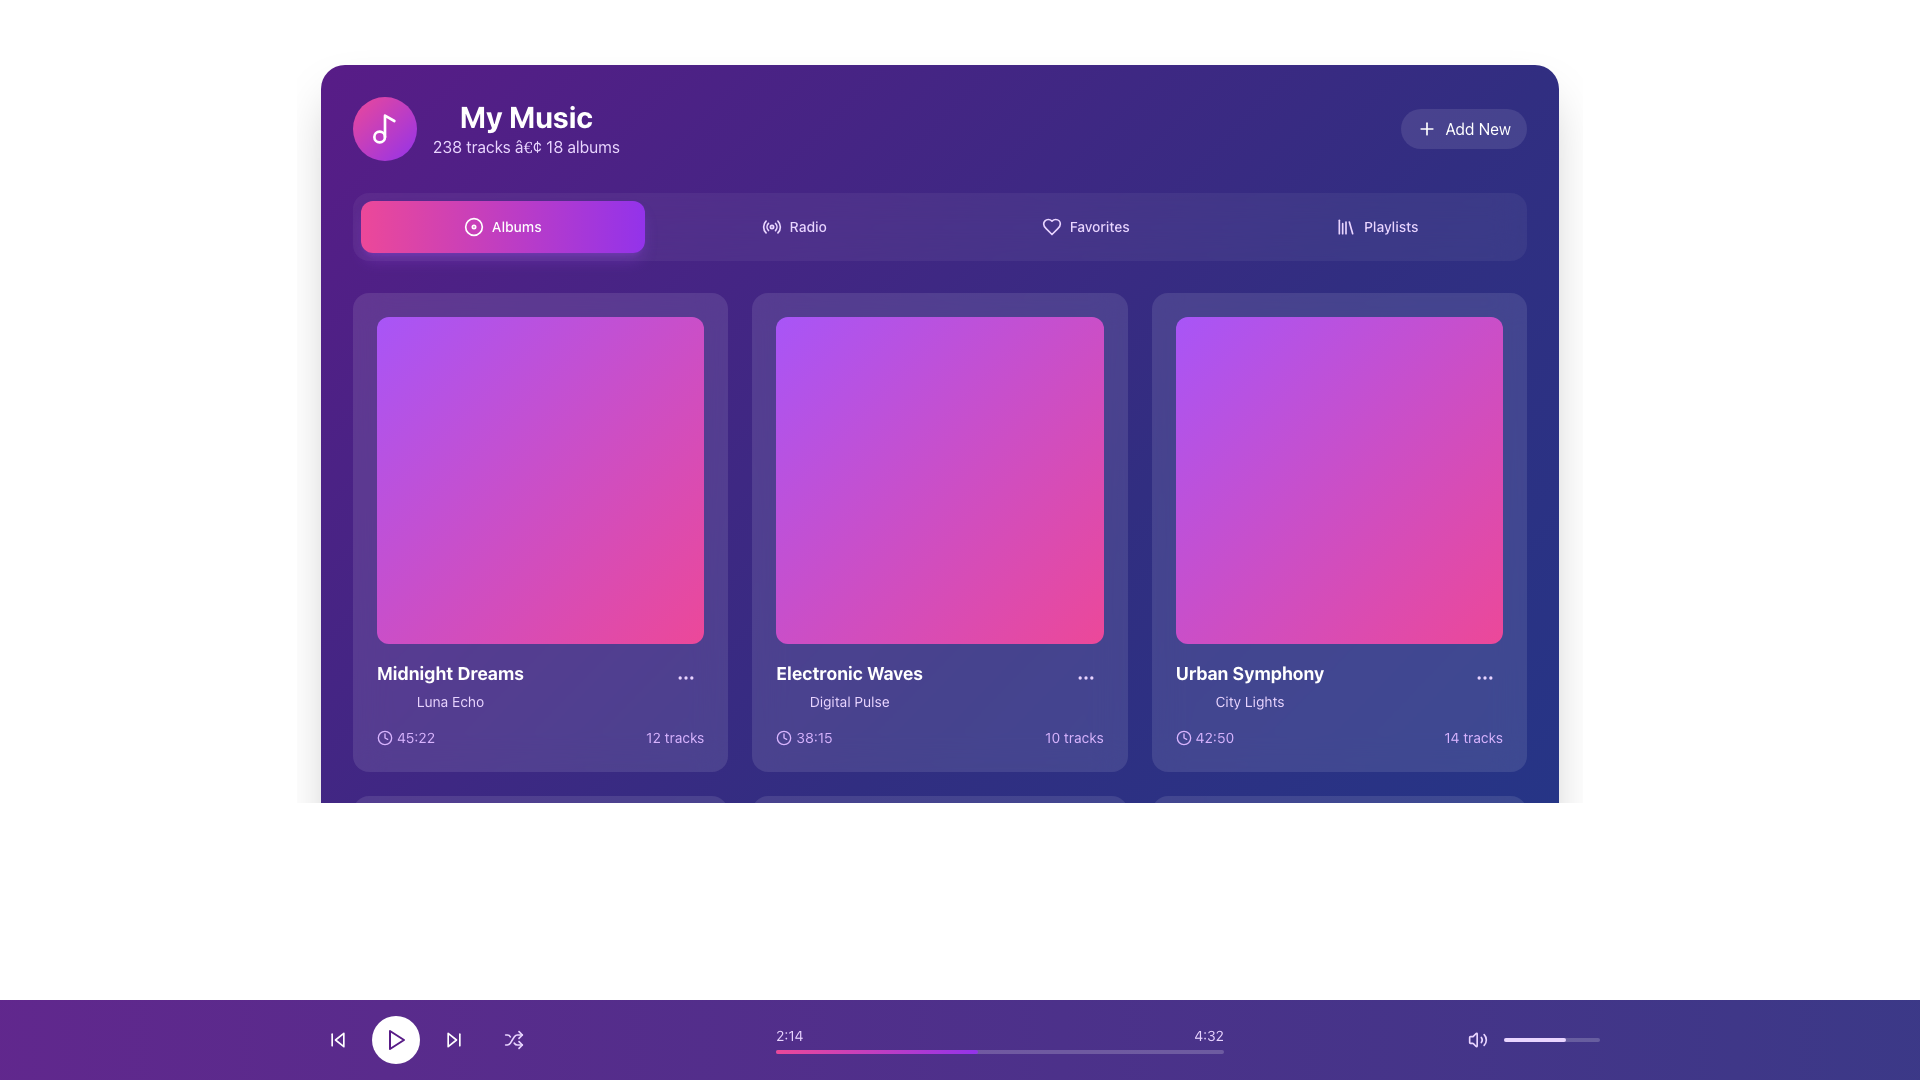 Image resolution: width=1920 pixels, height=1080 pixels. What do you see at coordinates (1050, 226) in the screenshot?
I see `the 'Favorites' icon located in the navigation menu bar at the top of the interface, positioned to the right of the 'Radio' label and immediately to the left of the 'Favorites' text` at bounding box center [1050, 226].